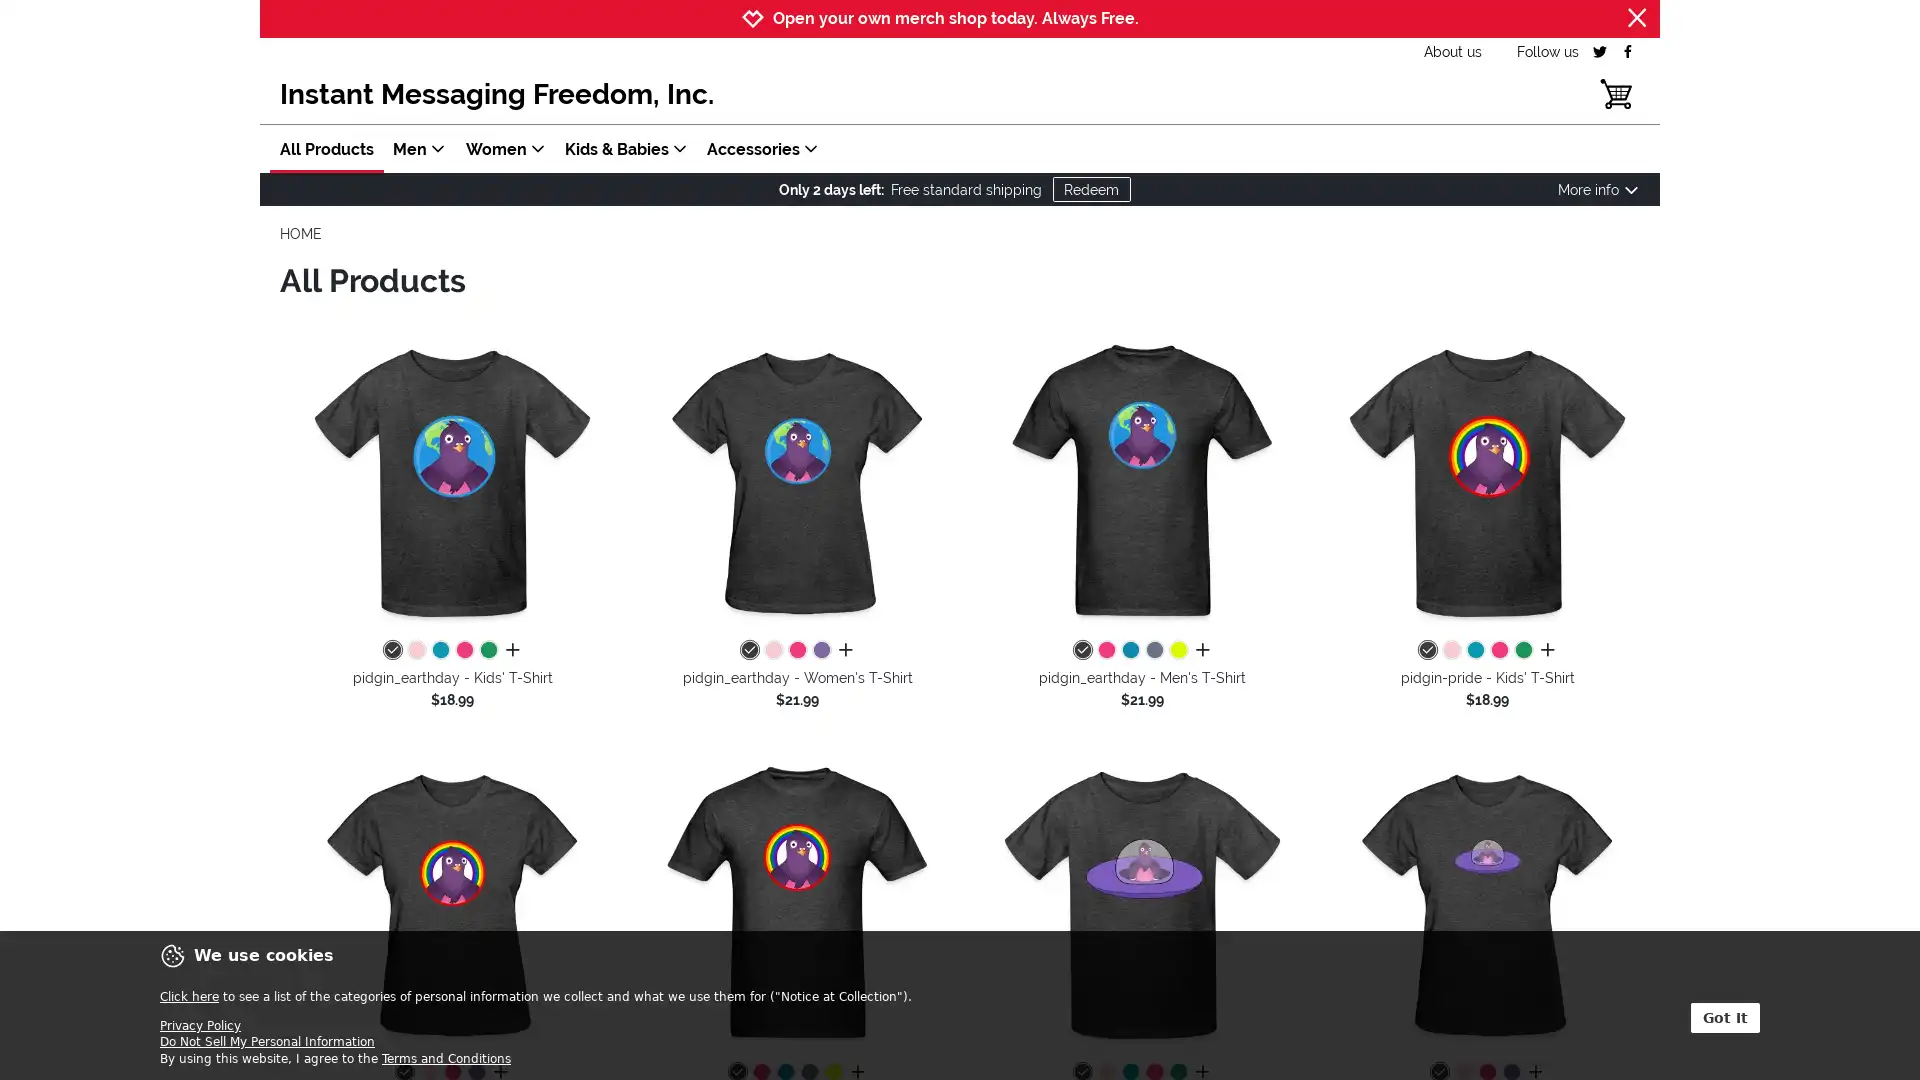  Describe the element at coordinates (1104, 651) in the screenshot. I see `fuchsia` at that location.